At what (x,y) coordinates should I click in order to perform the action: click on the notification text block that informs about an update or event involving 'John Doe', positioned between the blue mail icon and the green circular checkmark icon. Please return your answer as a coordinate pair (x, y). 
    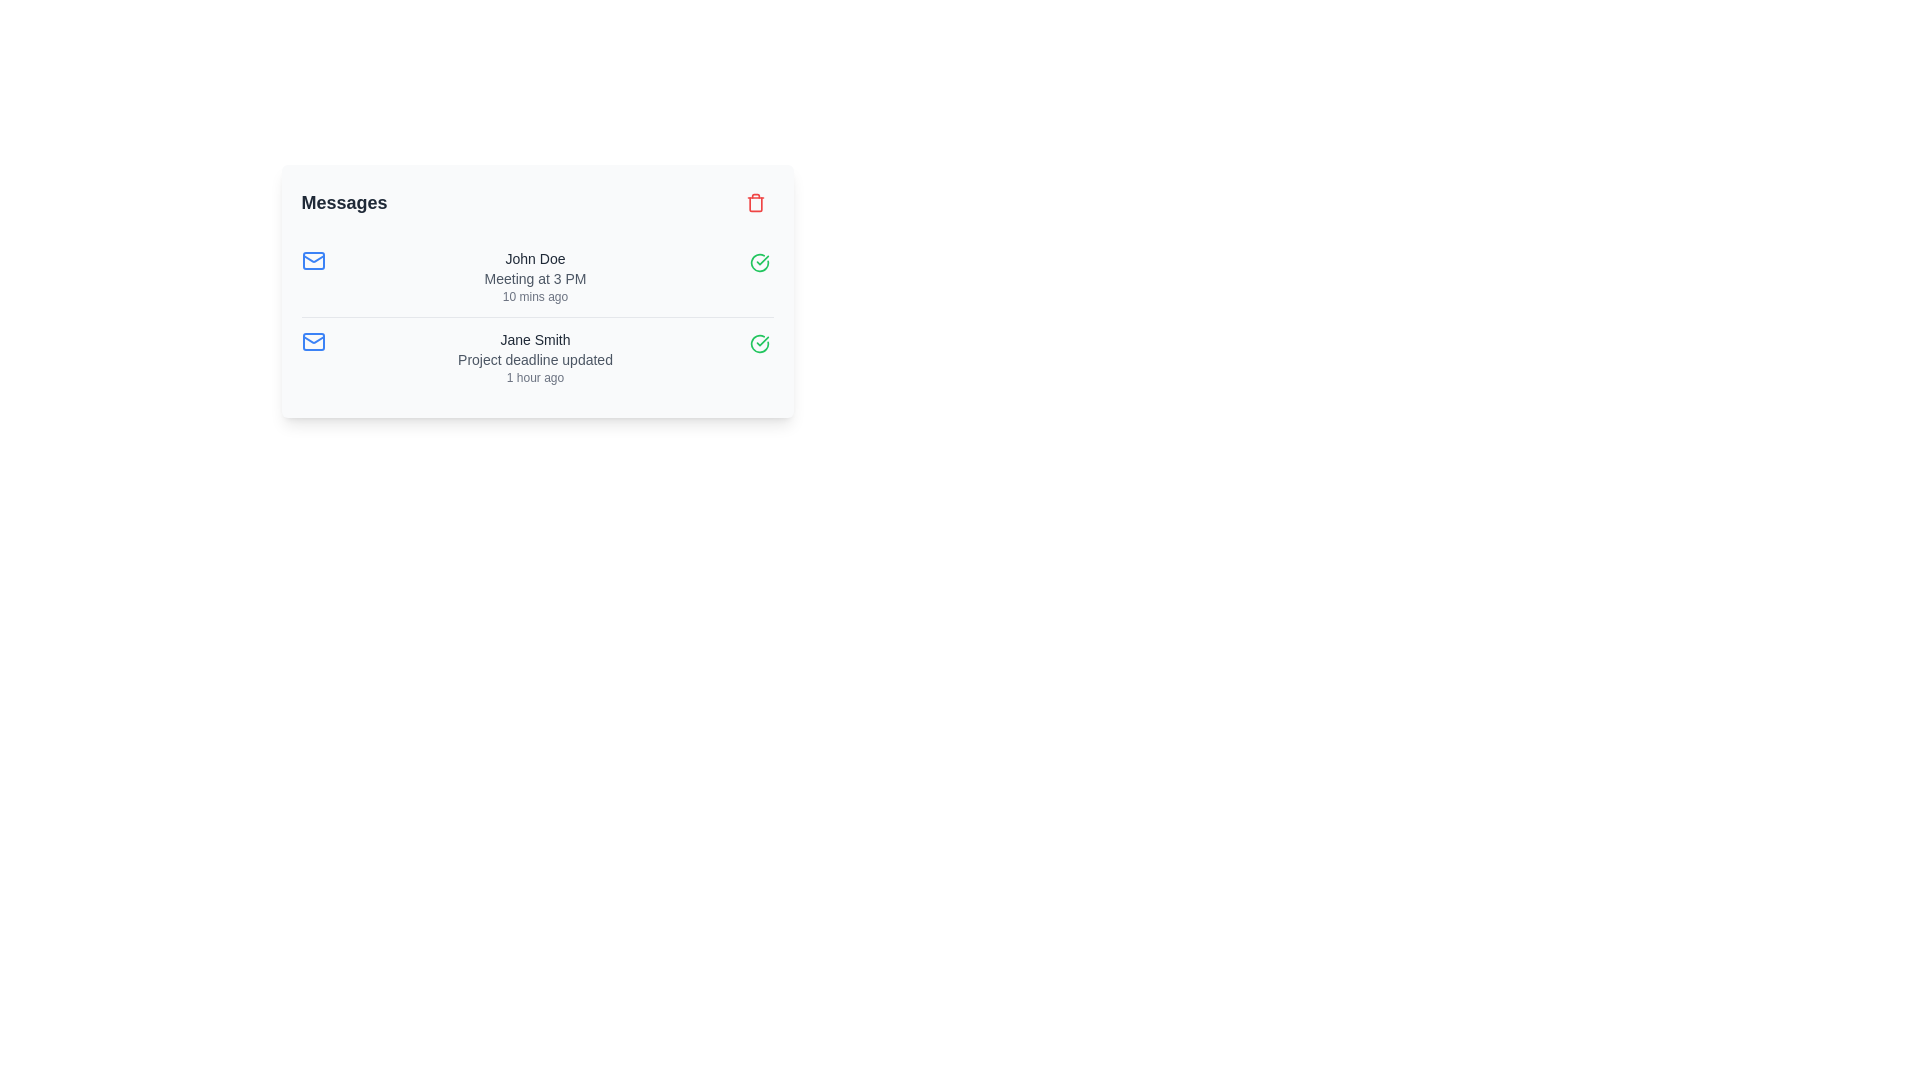
    Looking at the image, I should click on (535, 277).